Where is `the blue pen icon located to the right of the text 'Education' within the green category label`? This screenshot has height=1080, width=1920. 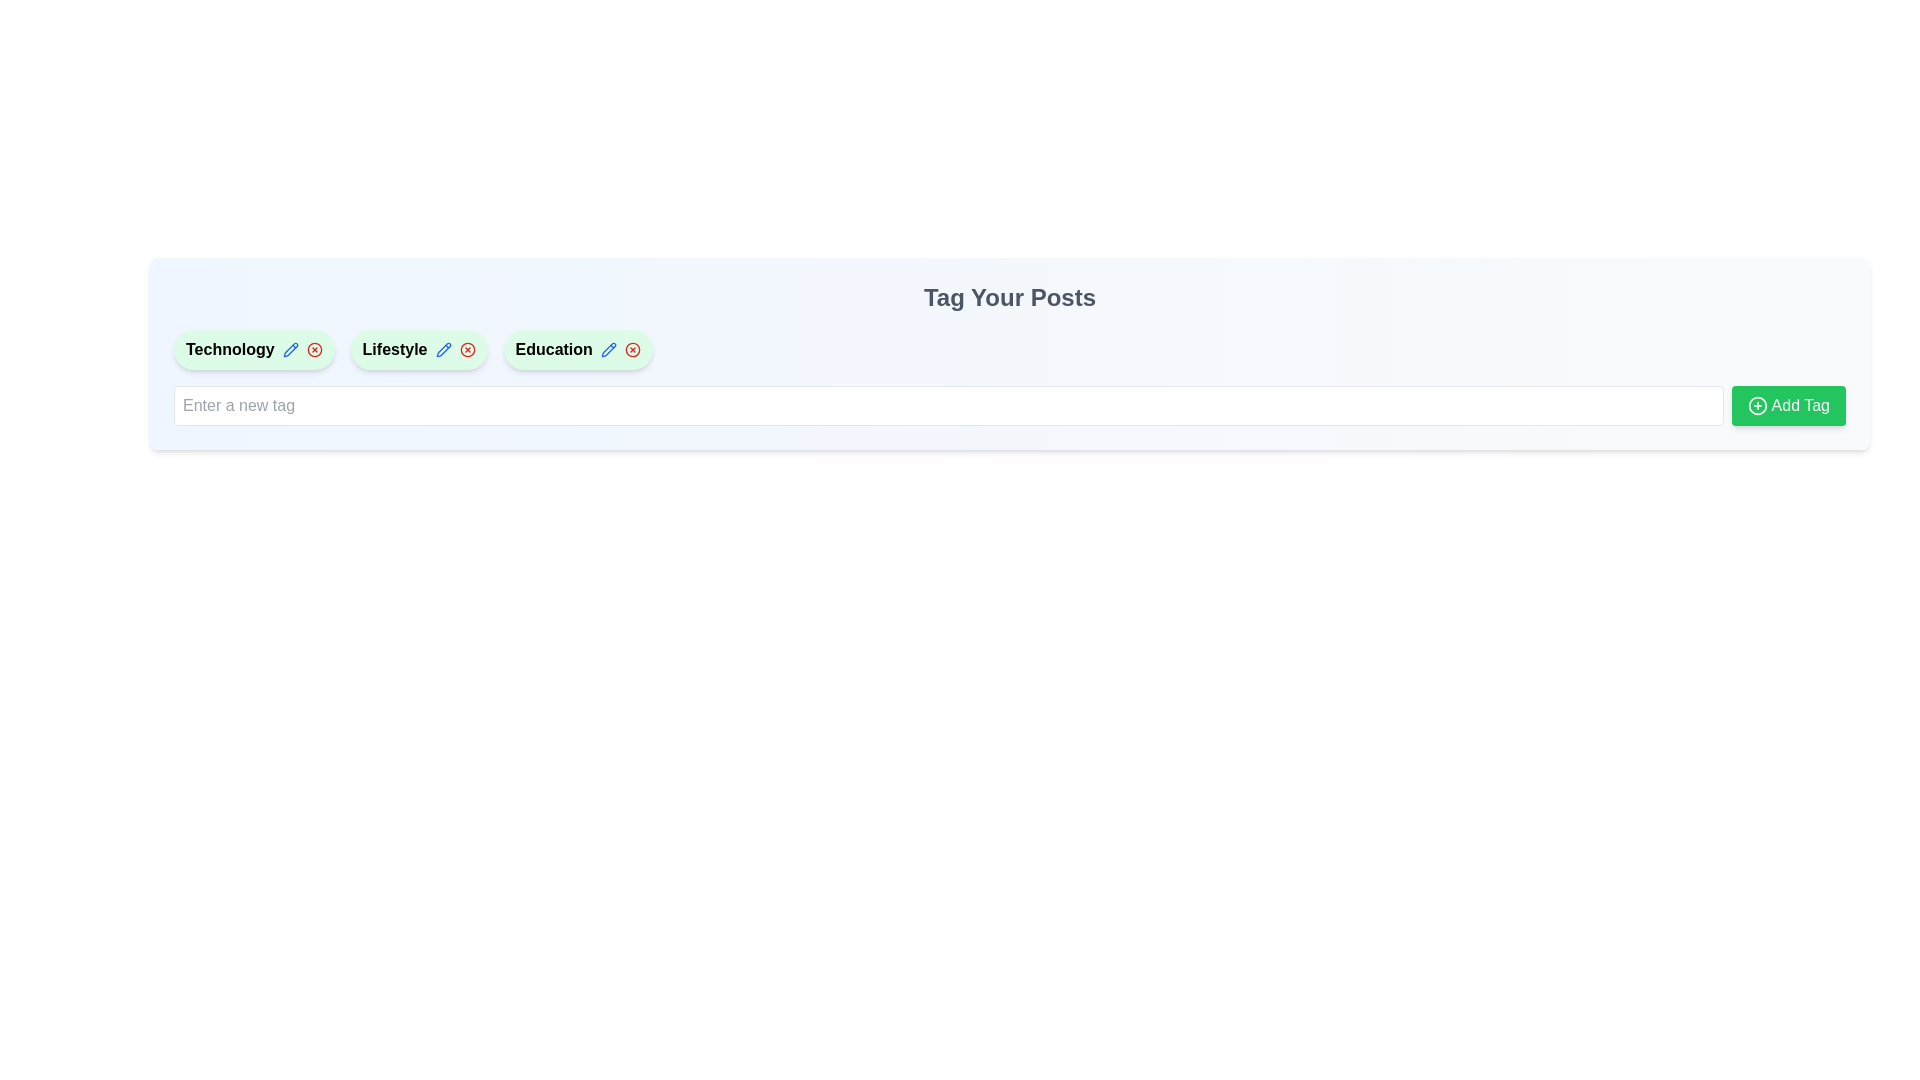
the blue pen icon located to the right of the text 'Education' within the green category label is located at coordinates (607, 349).